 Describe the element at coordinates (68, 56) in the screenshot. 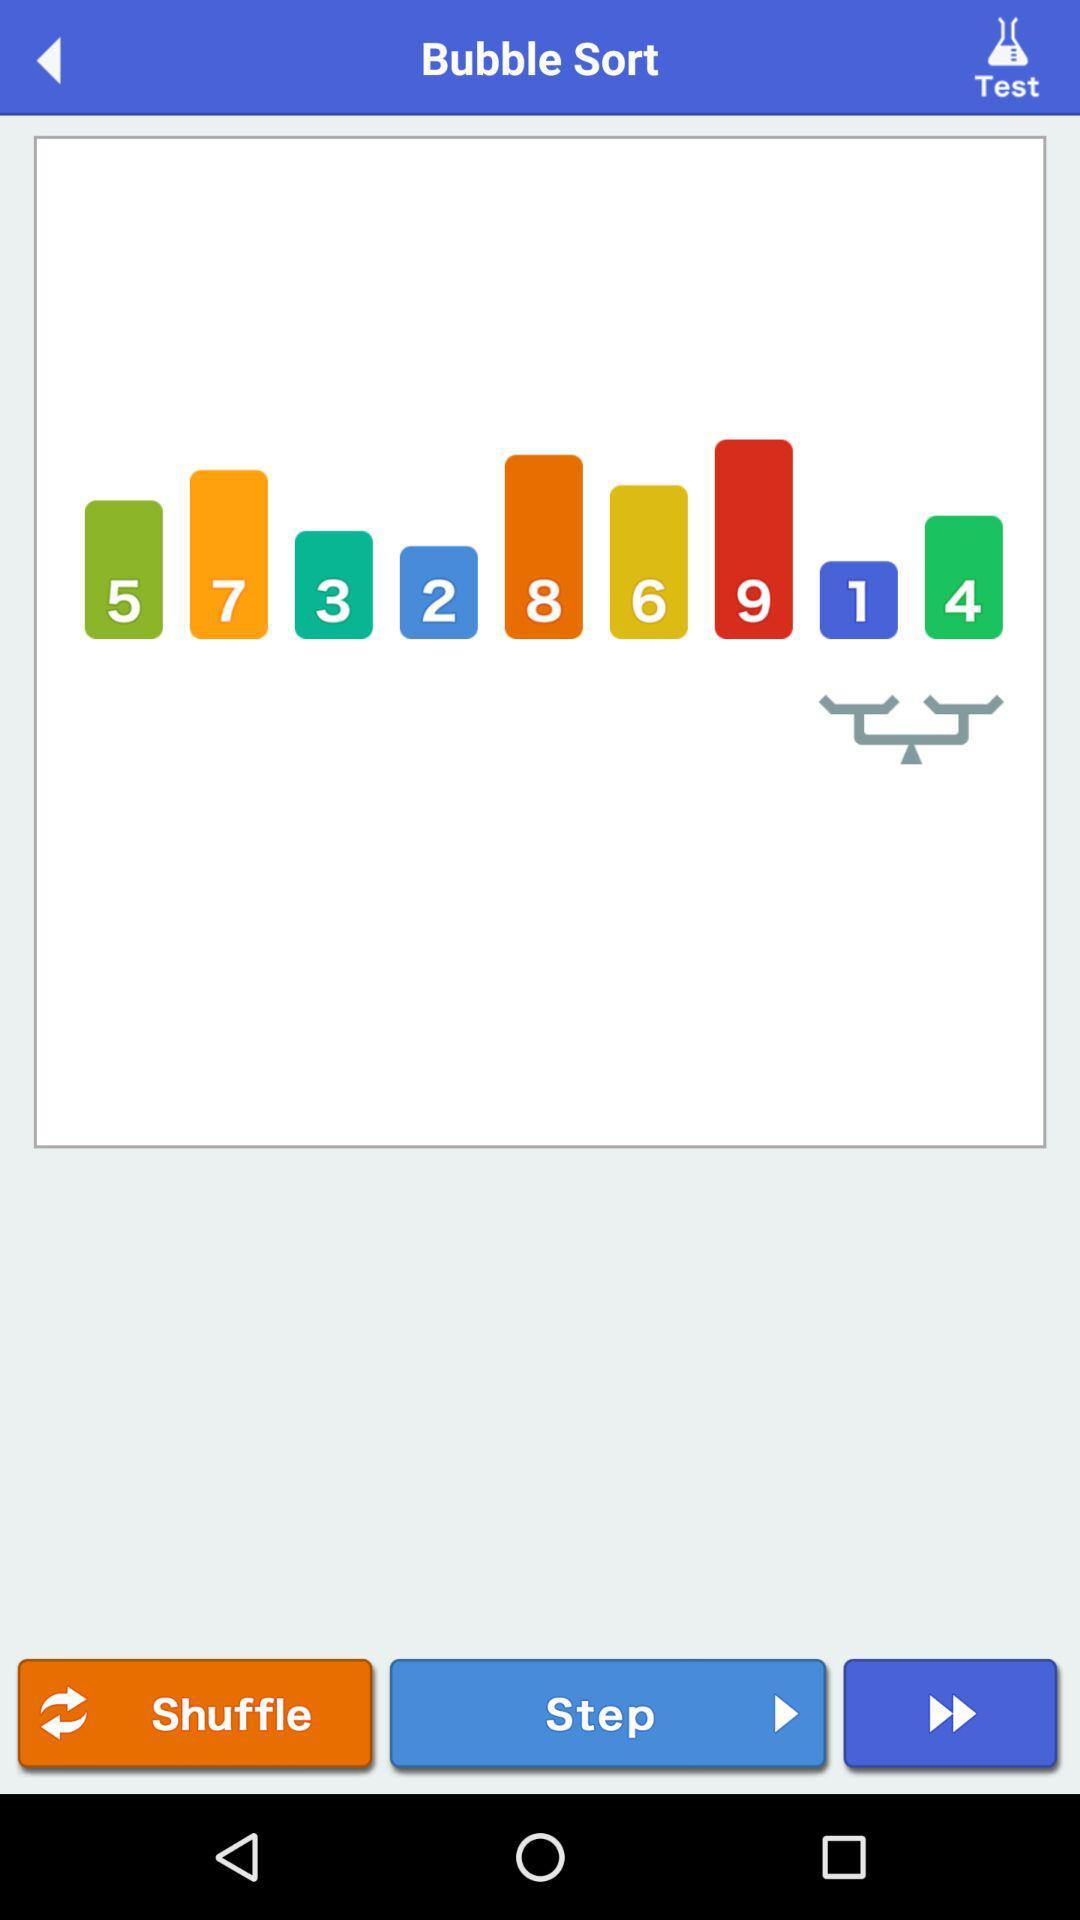

I see `the icon next to the bubble sort icon` at that location.